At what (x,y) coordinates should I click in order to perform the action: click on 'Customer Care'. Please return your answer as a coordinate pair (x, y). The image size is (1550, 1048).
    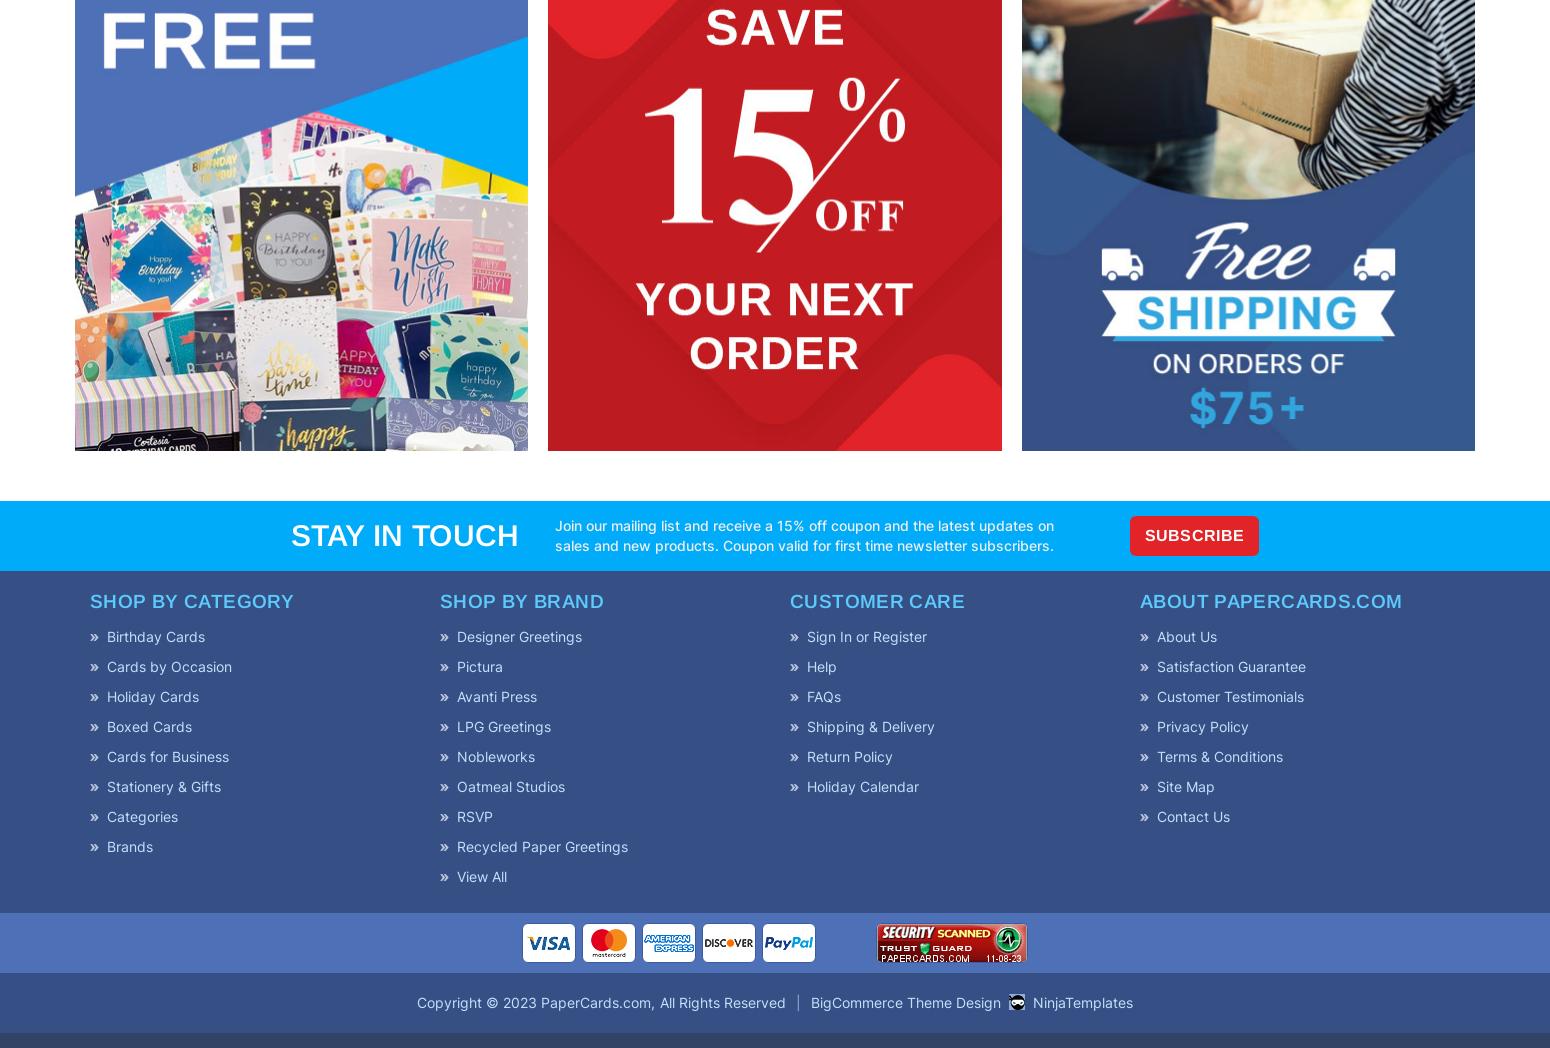
    Looking at the image, I should click on (876, 600).